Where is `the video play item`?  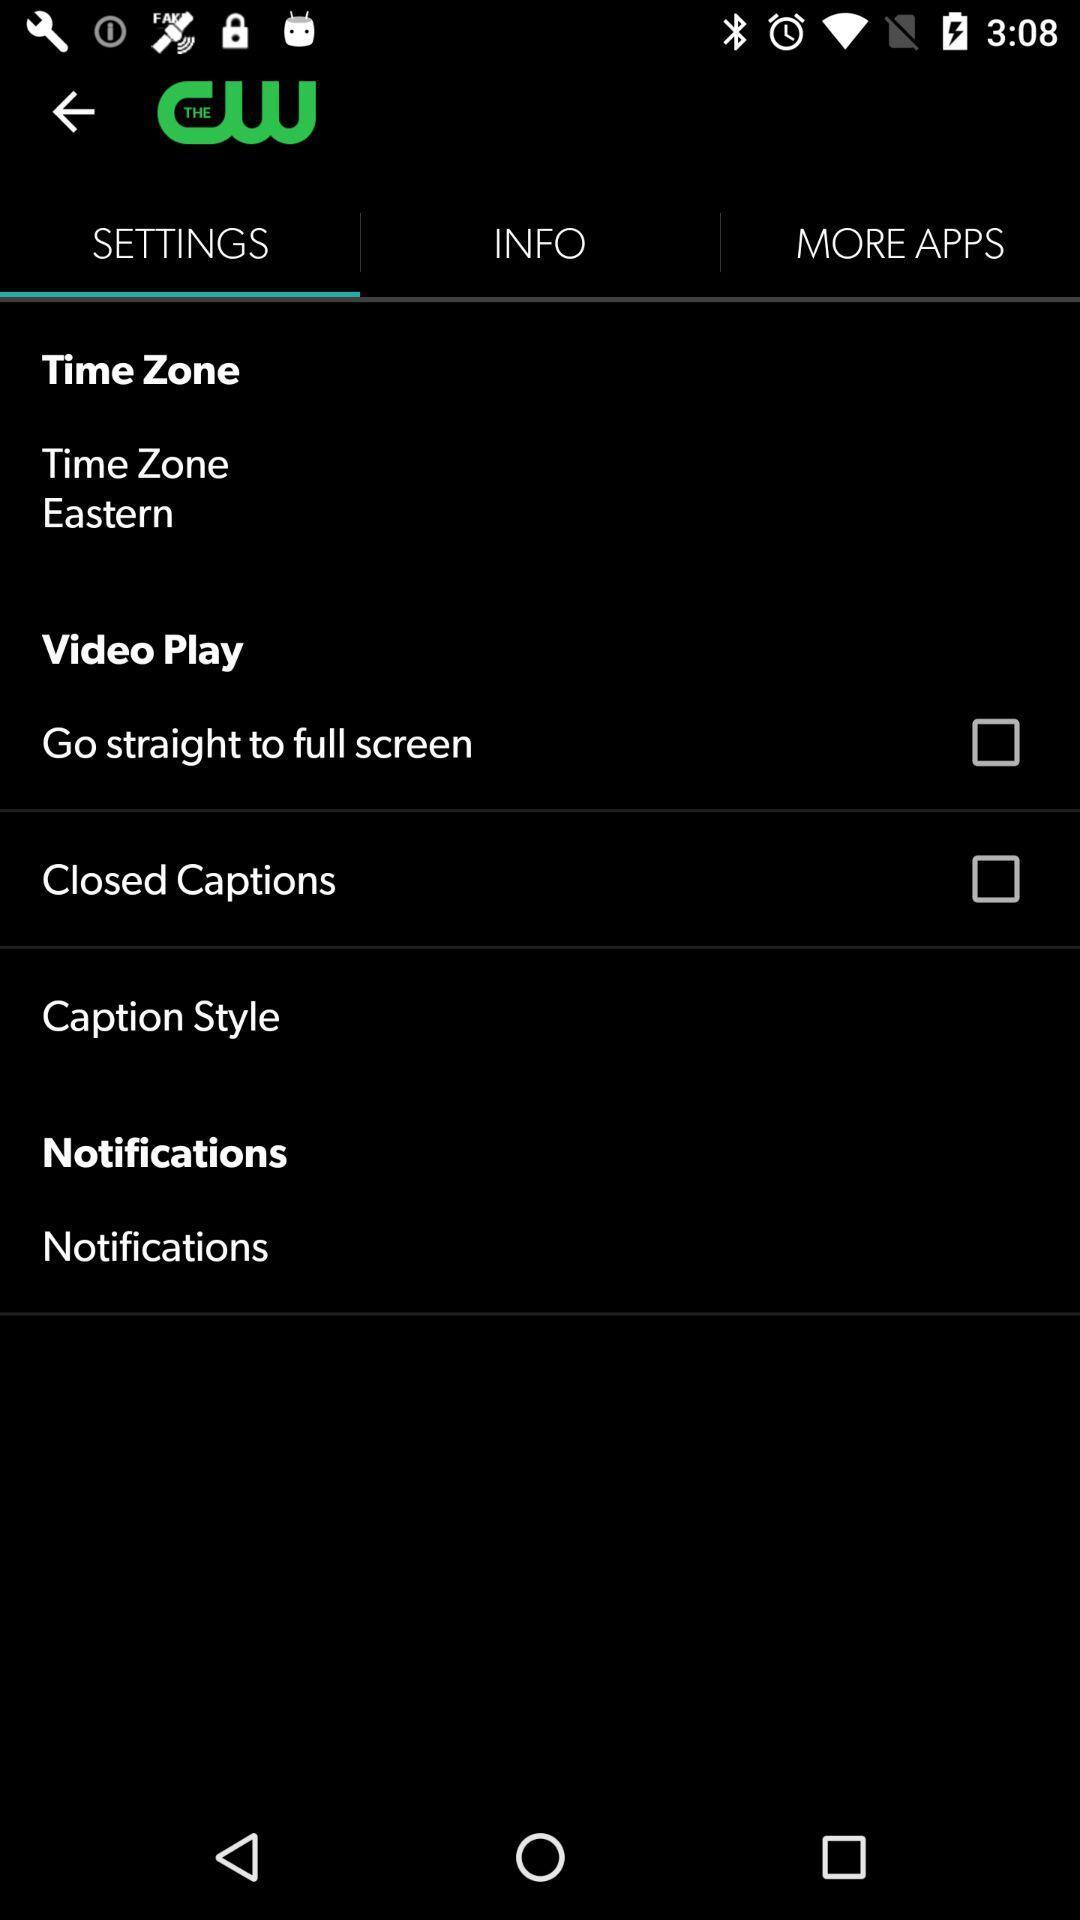 the video play item is located at coordinates (540, 626).